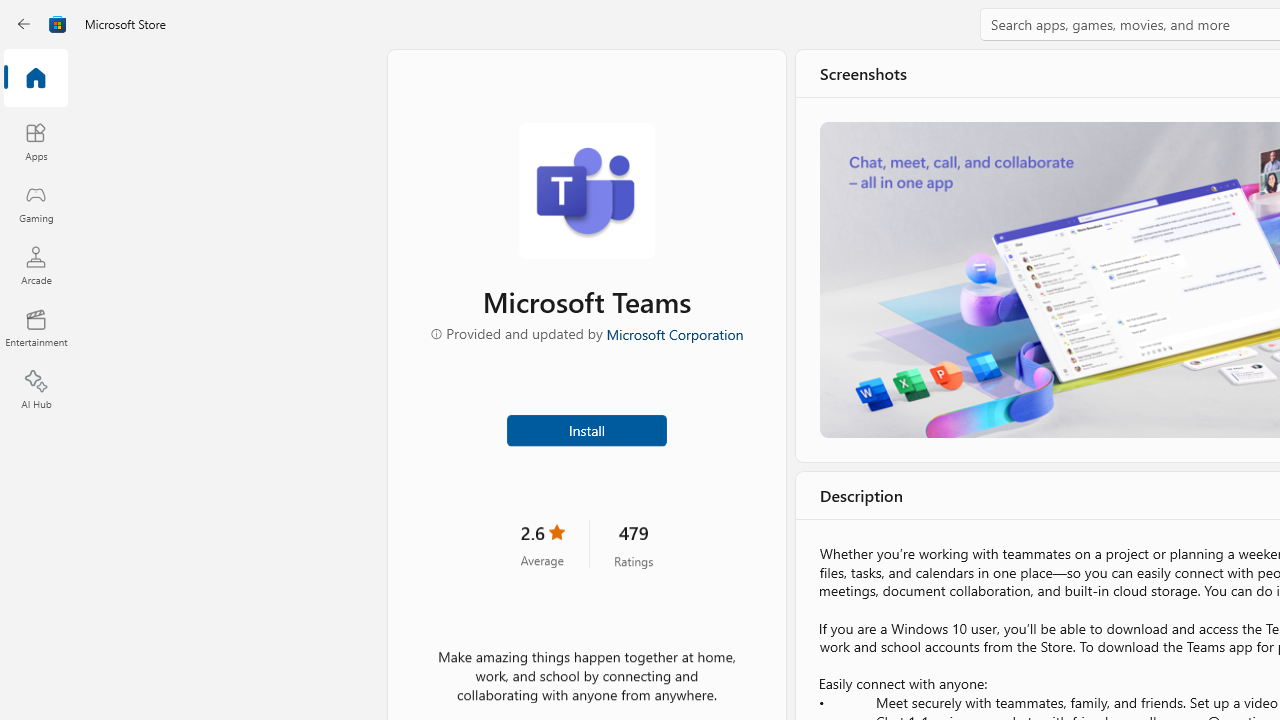  Describe the element at coordinates (542, 543) in the screenshot. I see `'2.6 stars. Click to skip to ratings and reviews'` at that location.